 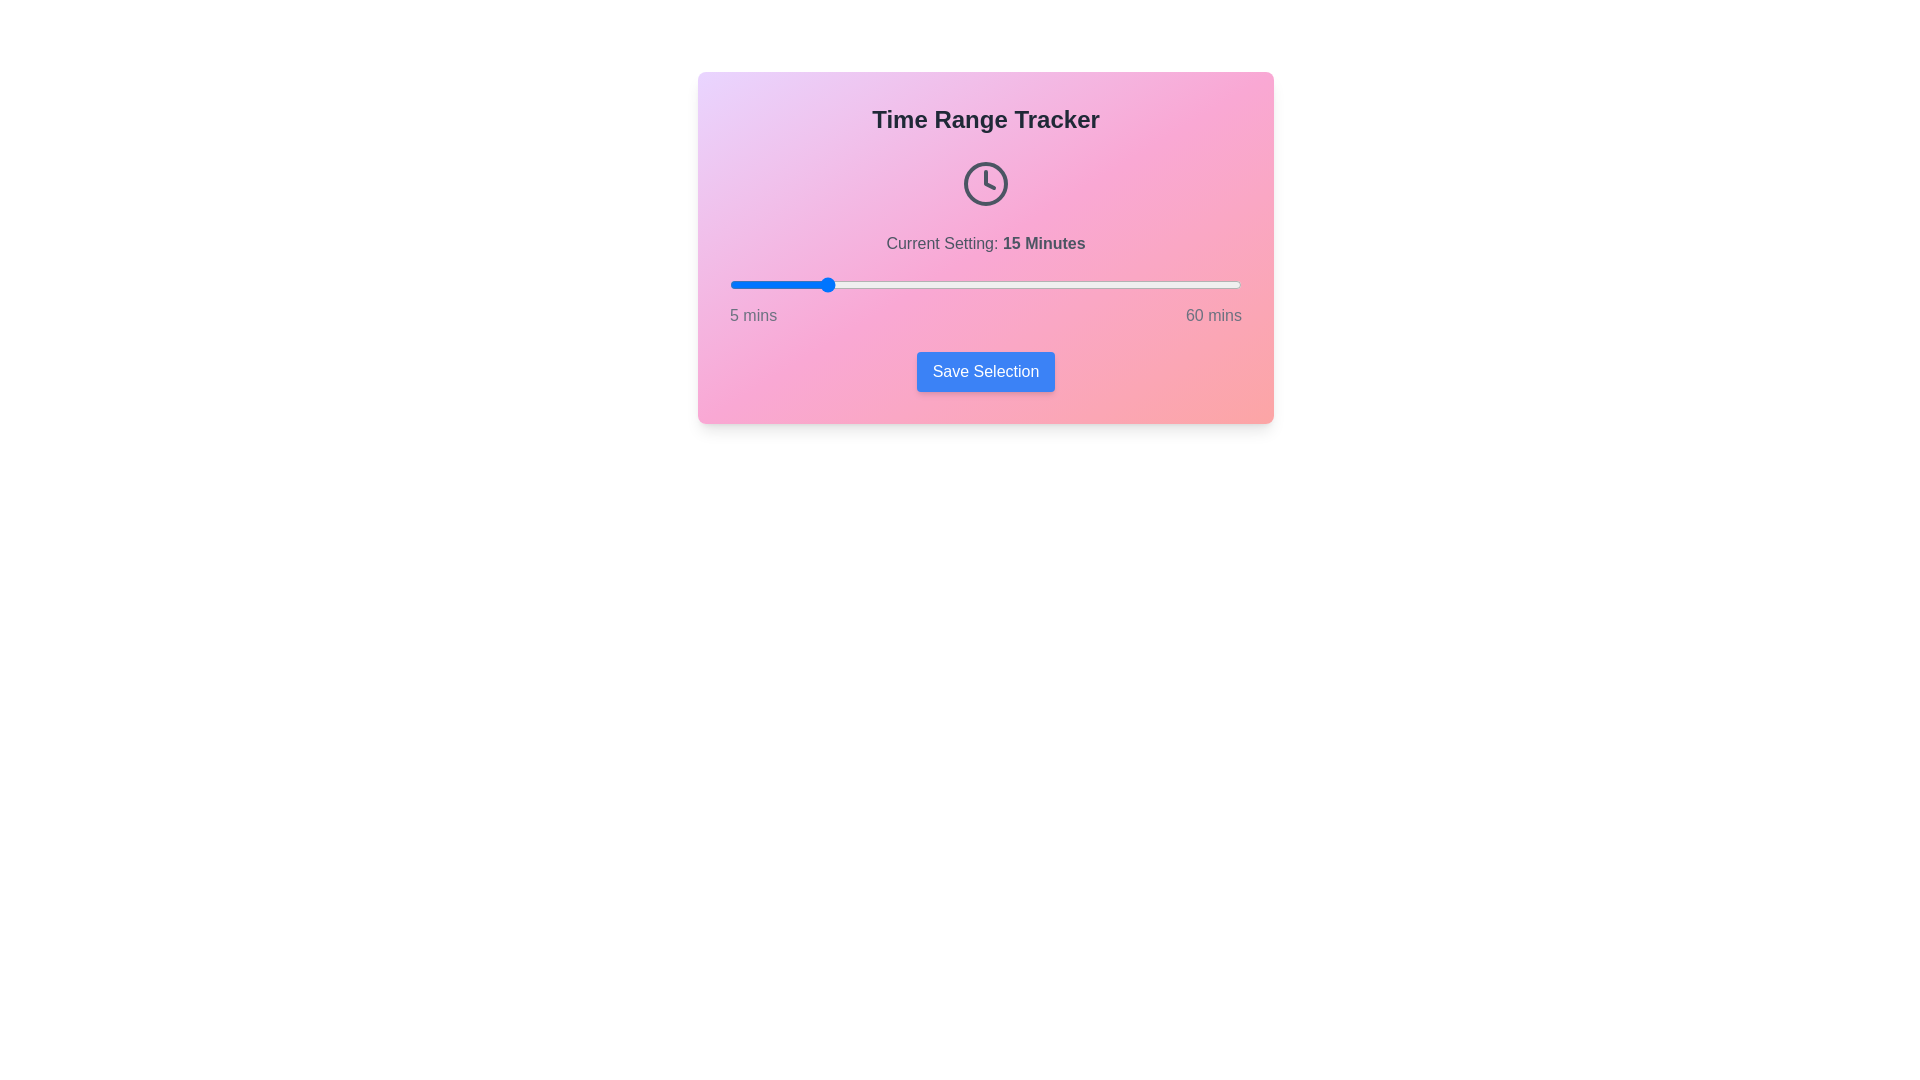 What do you see at coordinates (985, 184) in the screenshot?
I see `the clock icon to trigger its functionality` at bounding box center [985, 184].